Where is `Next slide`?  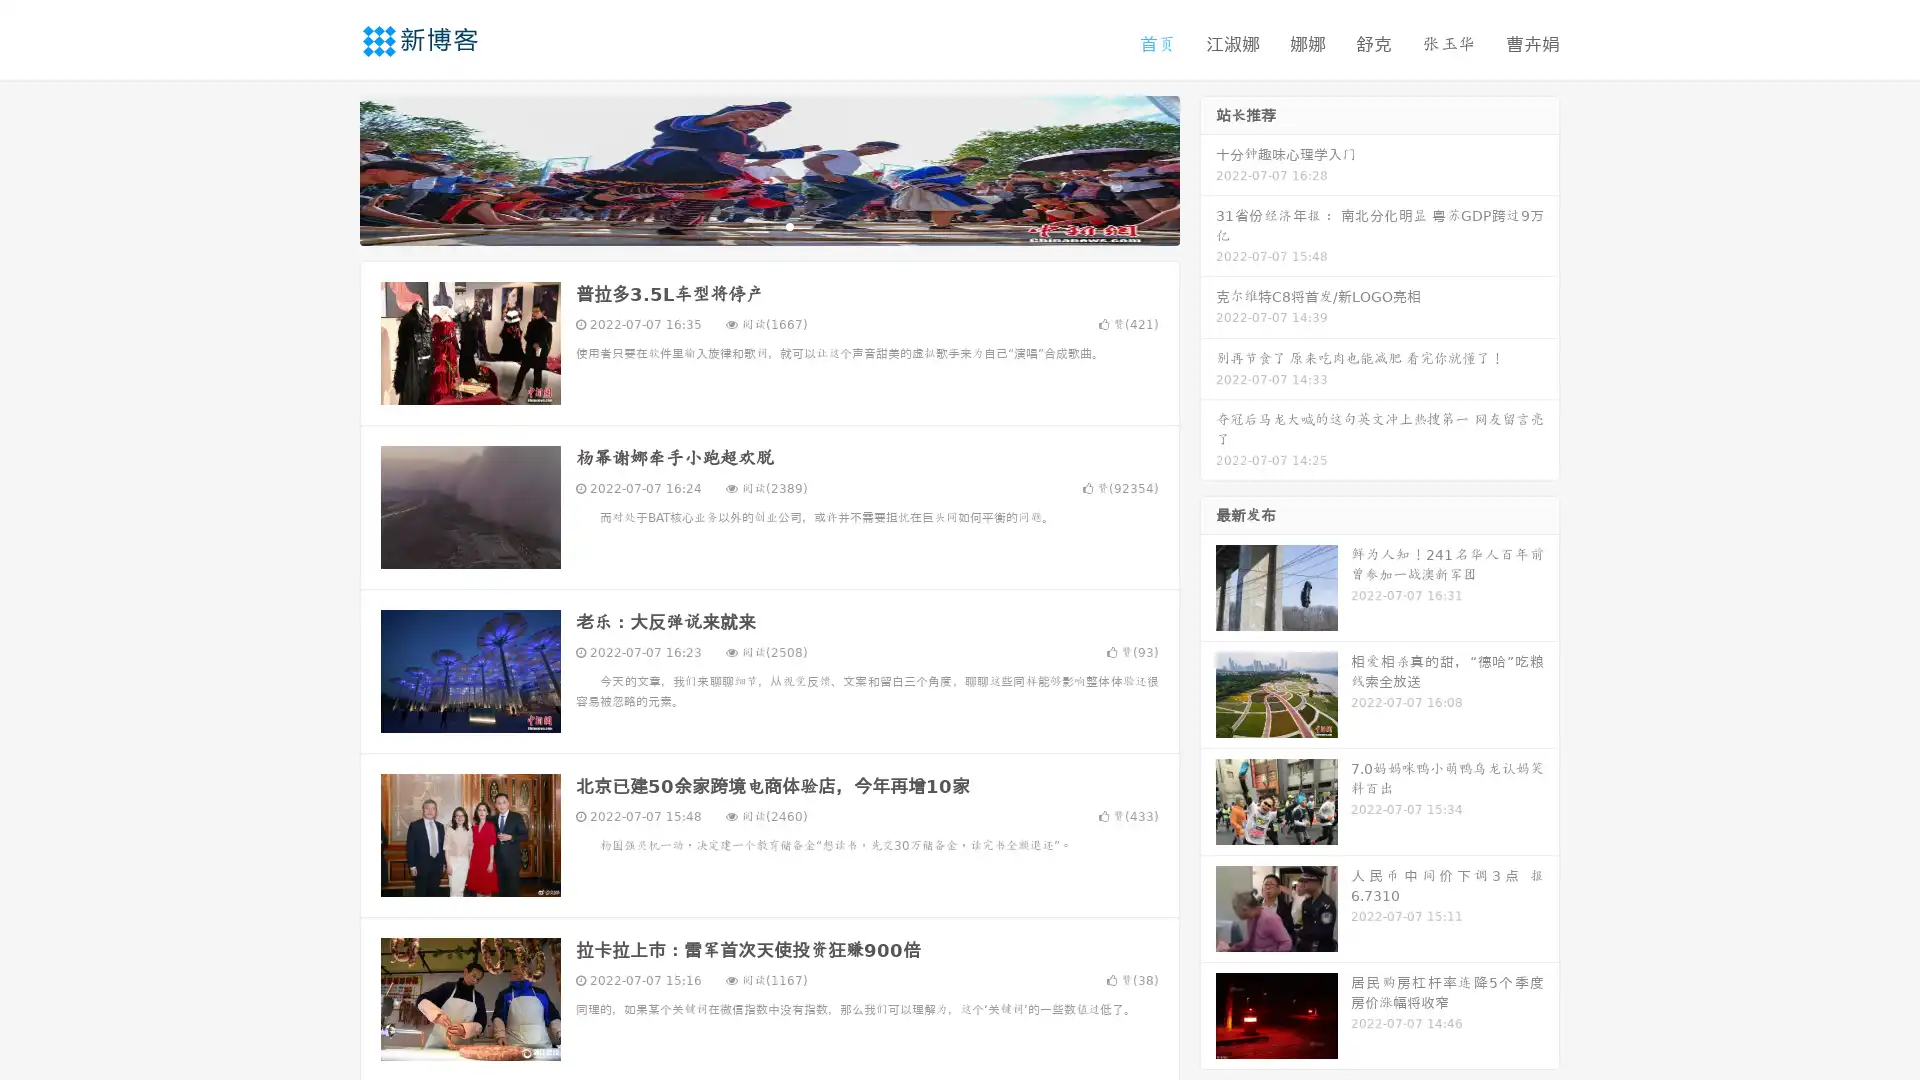
Next slide is located at coordinates (1208, 168).